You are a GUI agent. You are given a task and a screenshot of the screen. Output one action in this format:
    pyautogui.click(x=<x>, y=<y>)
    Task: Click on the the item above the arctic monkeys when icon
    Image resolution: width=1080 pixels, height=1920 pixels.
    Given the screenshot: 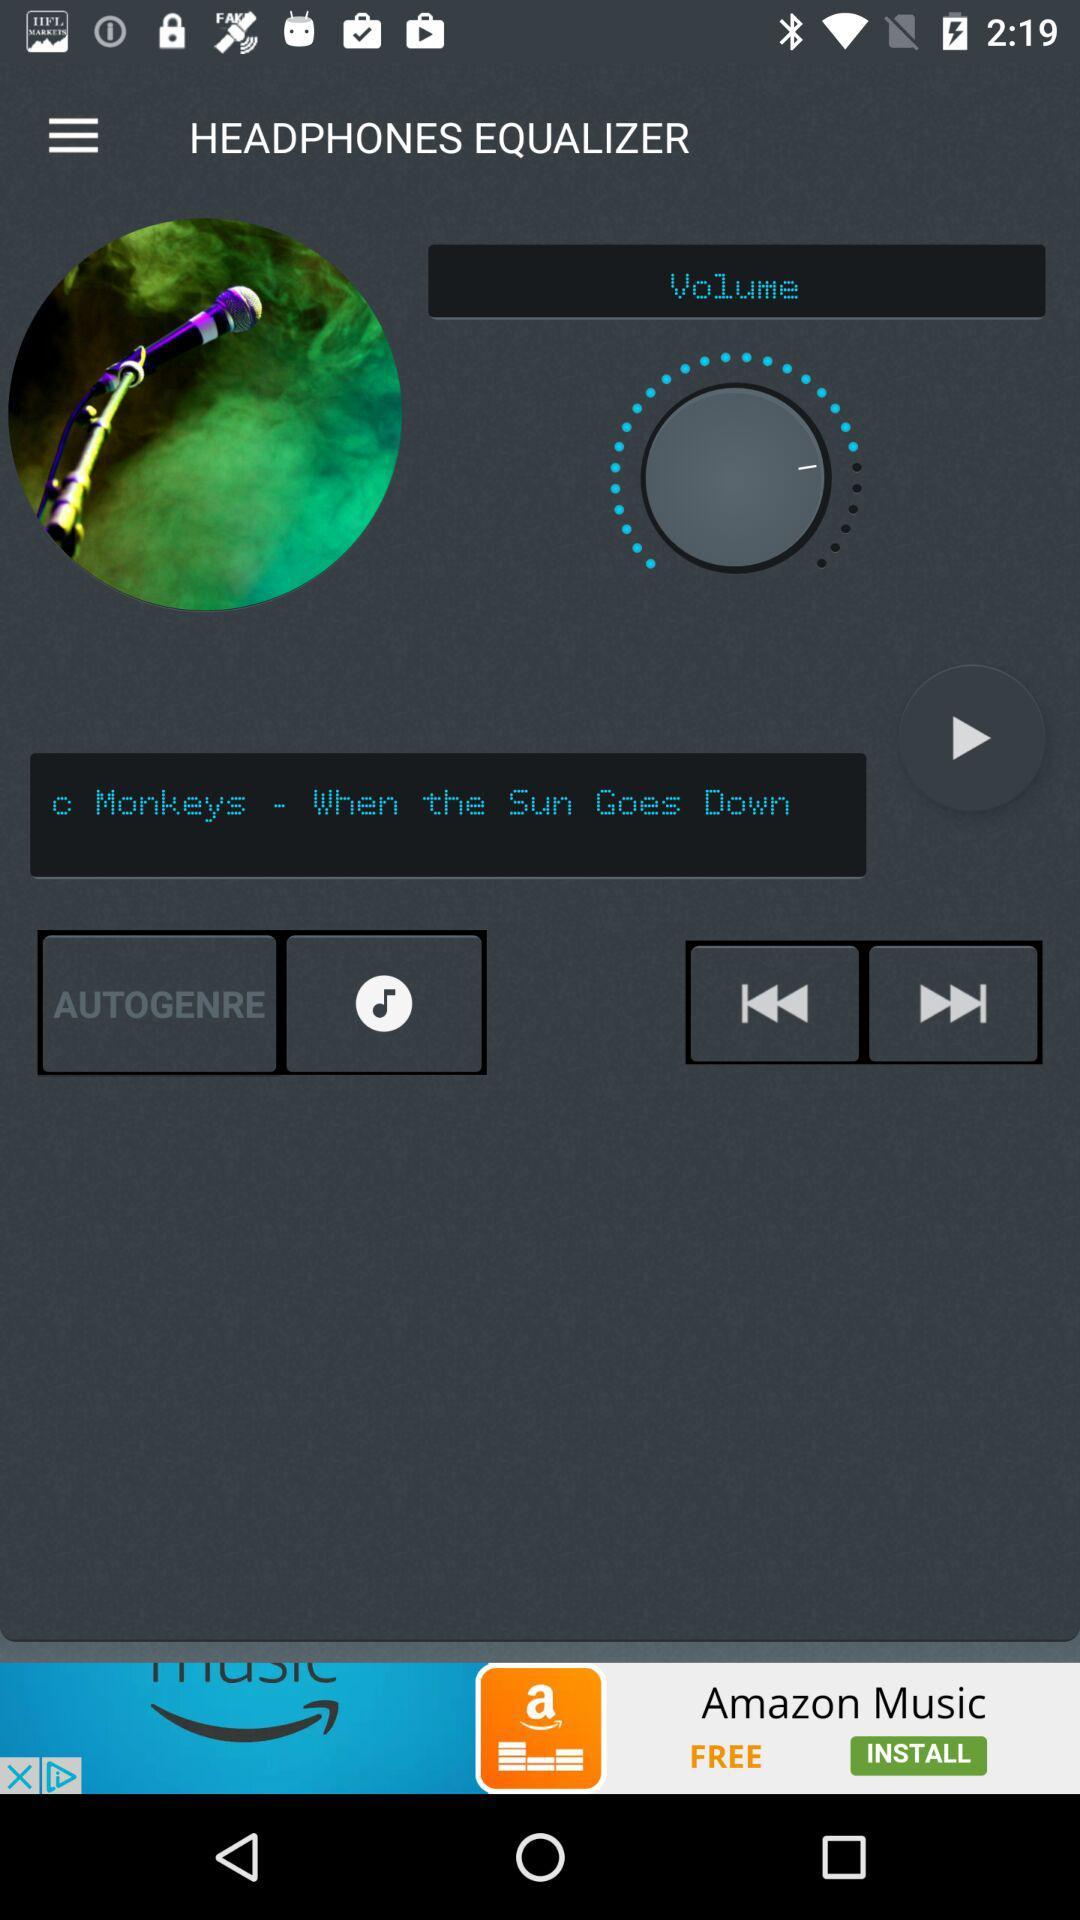 What is the action you would take?
    pyautogui.click(x=205, y=414)
    